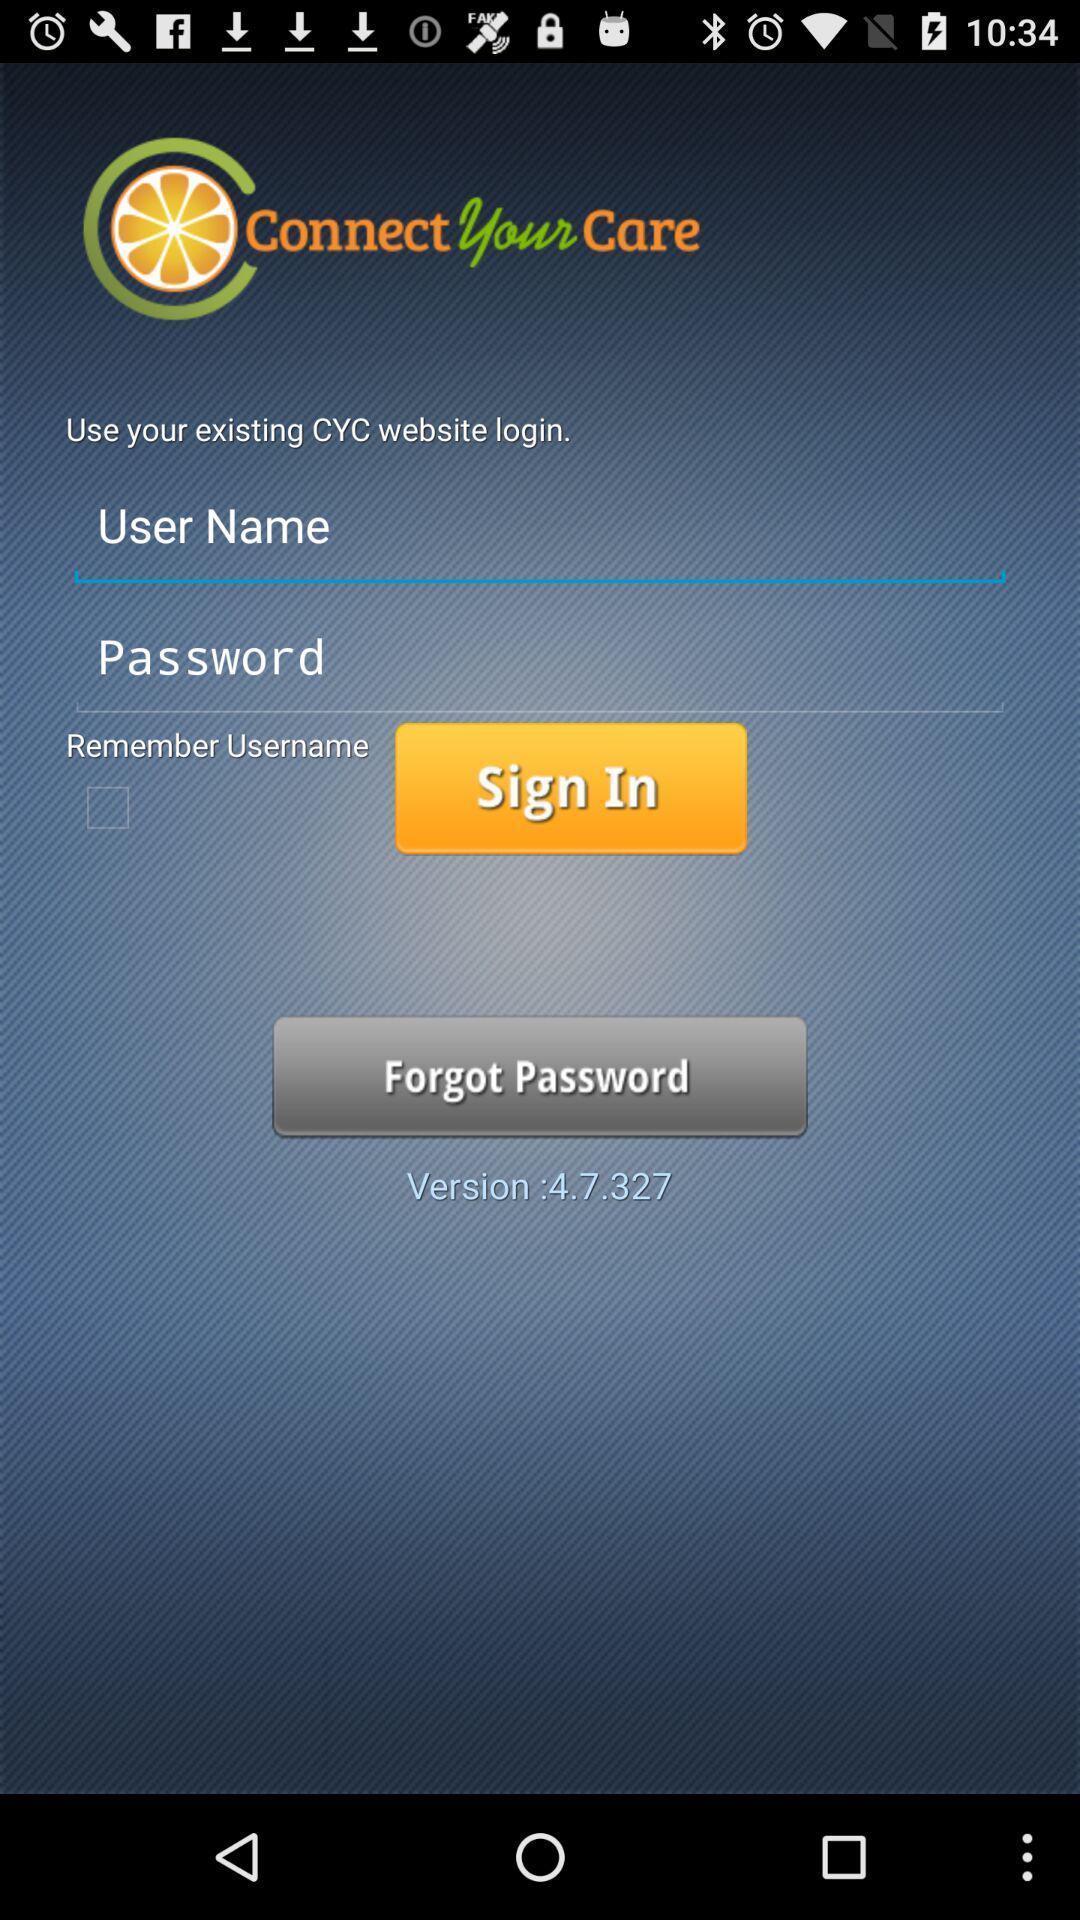  I want to click on check remember username, so click(108, 807).